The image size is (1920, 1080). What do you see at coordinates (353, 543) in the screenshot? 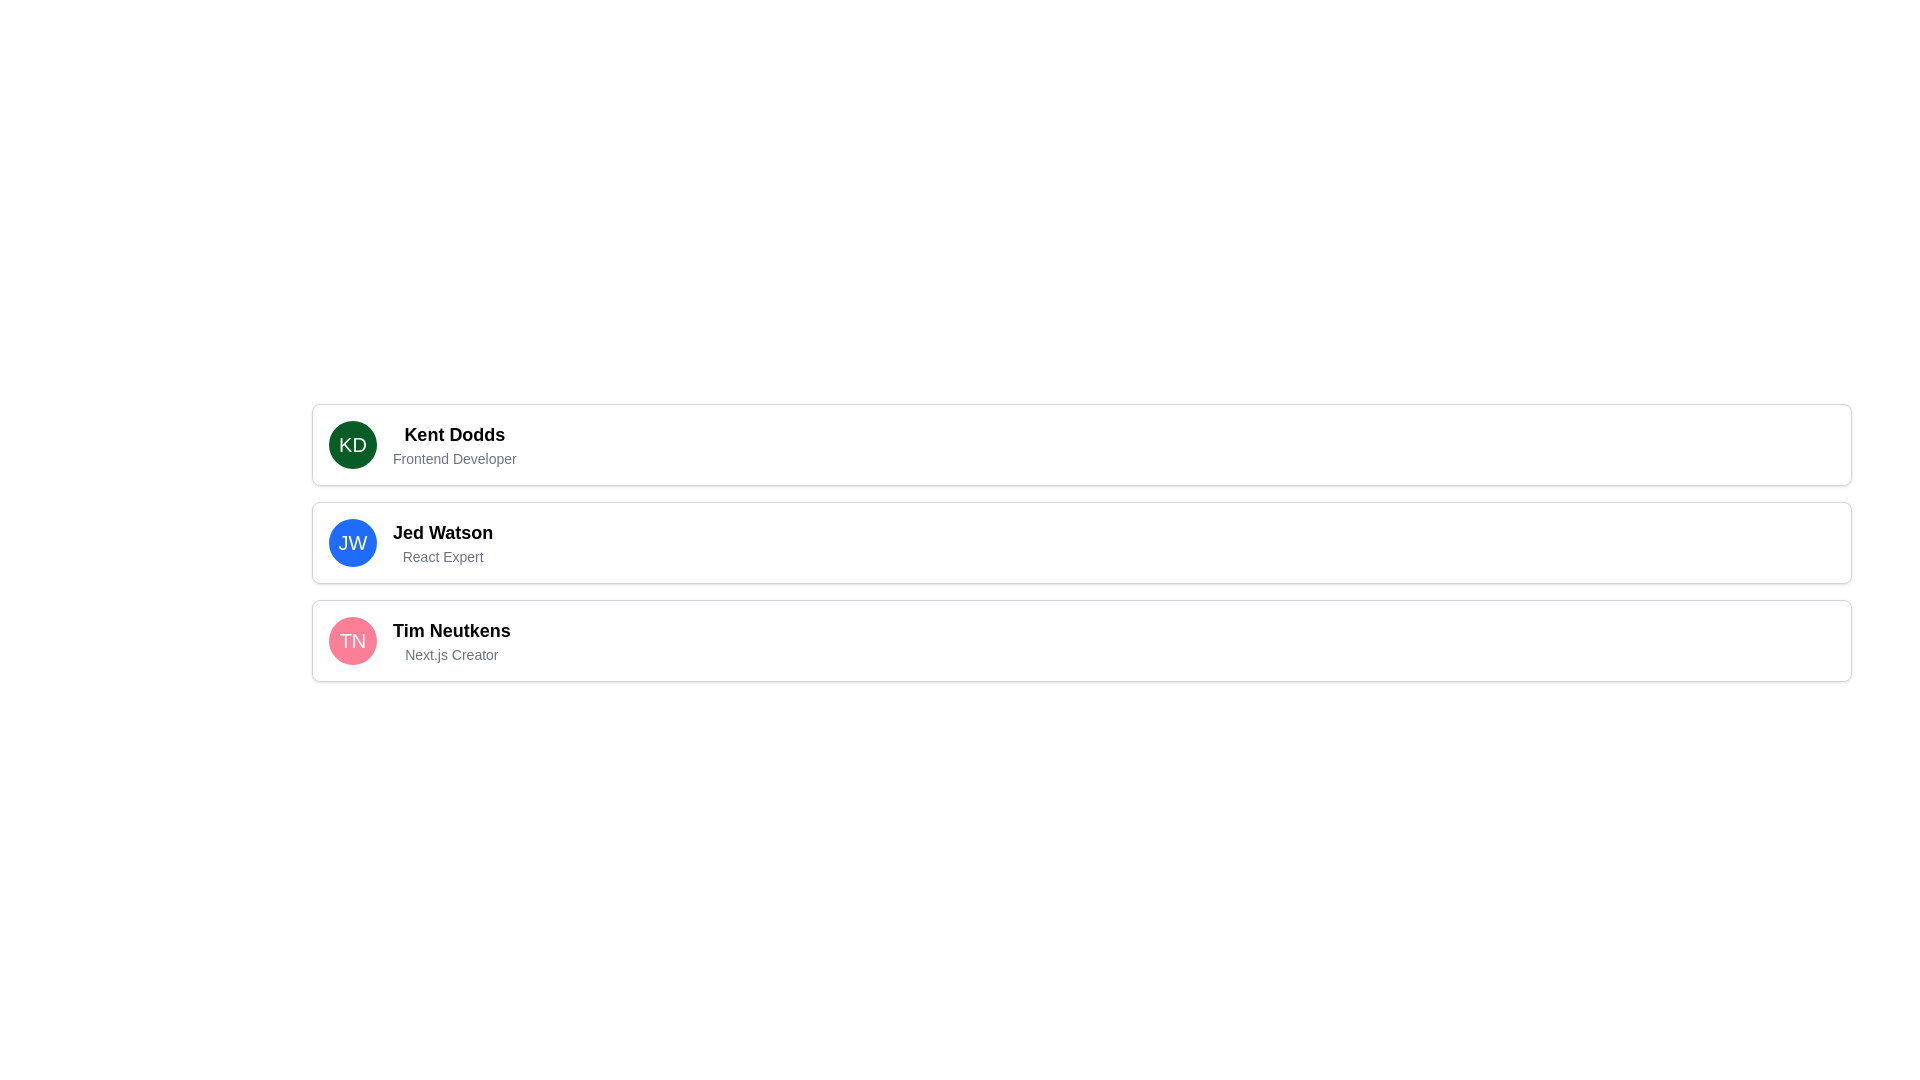
I see `the circular avatar displaying 'JW' in white text on a blue background, located at the top-left corner of the user profile card for 'Jed Watson', the second card from the top` at bounding box center [353, 543].